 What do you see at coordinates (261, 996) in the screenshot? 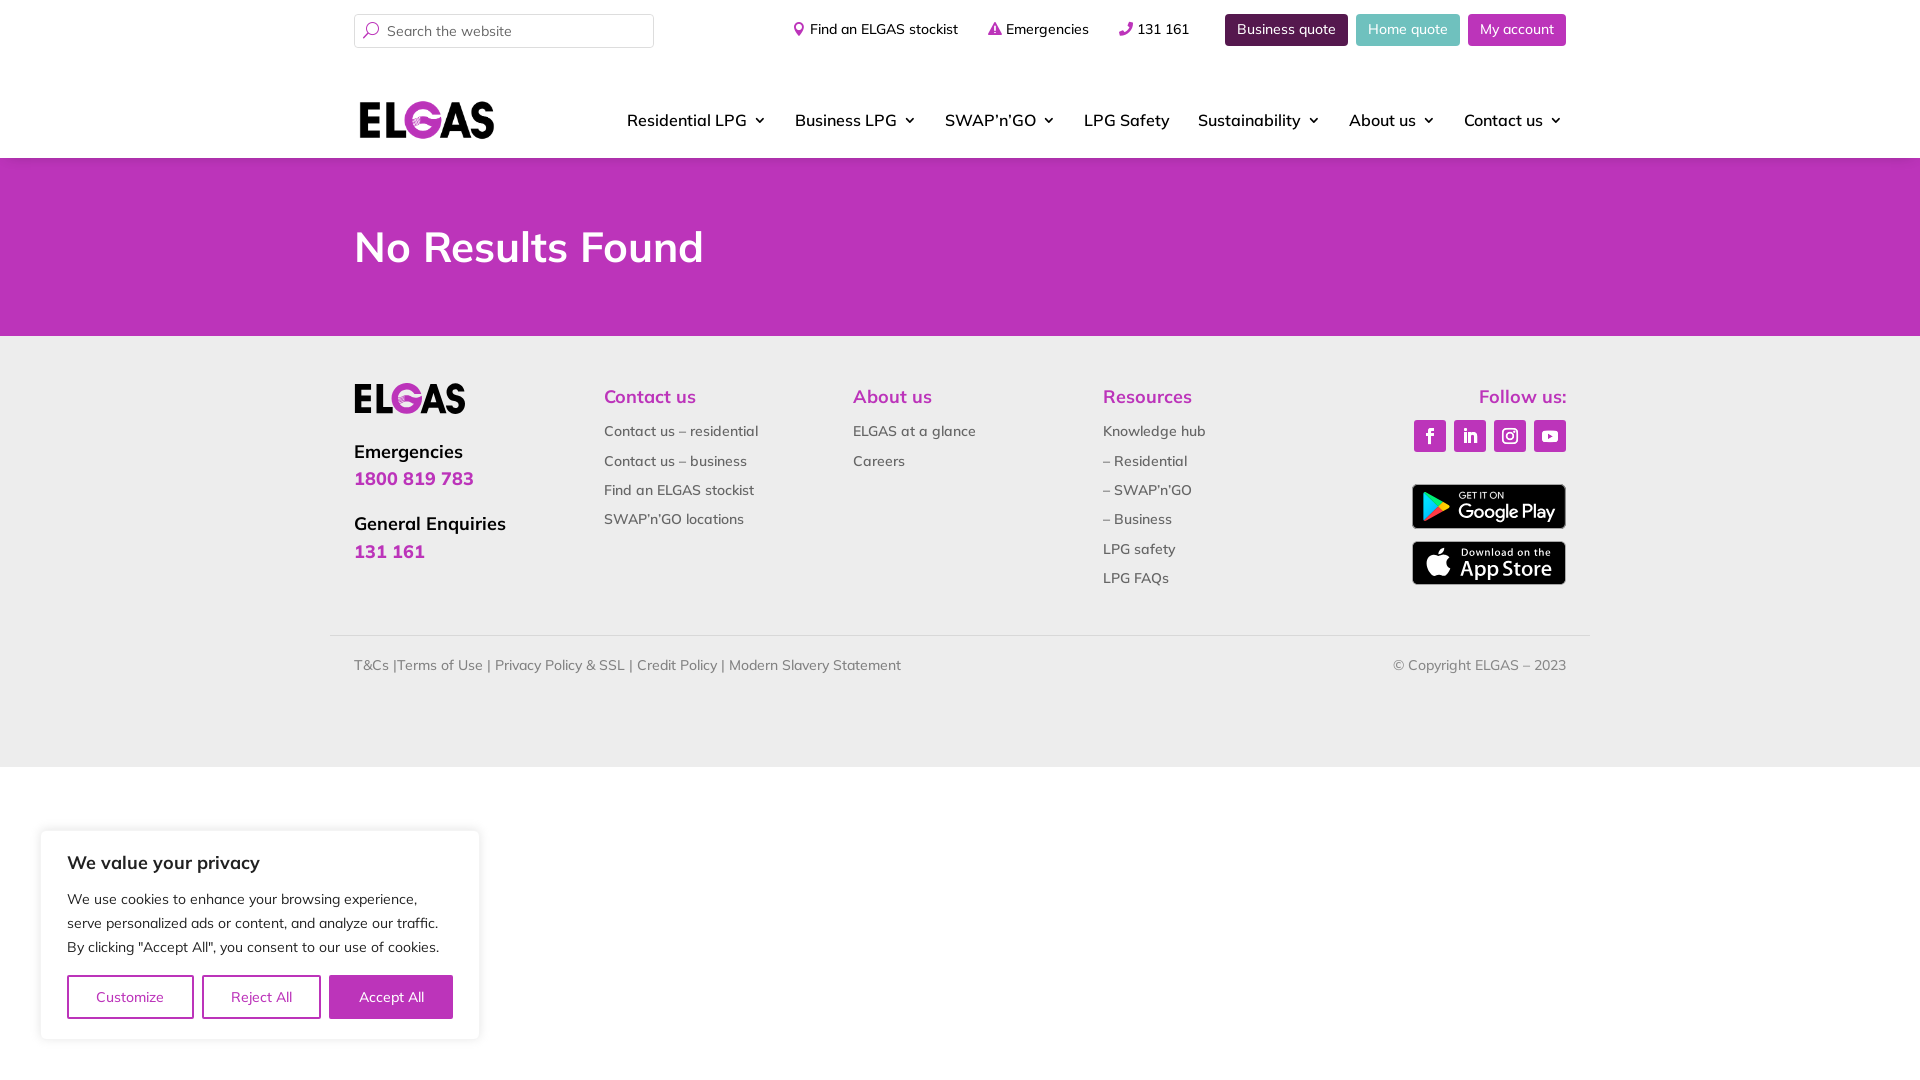
I see `'Reject All'` at bounding box center [261, 996].